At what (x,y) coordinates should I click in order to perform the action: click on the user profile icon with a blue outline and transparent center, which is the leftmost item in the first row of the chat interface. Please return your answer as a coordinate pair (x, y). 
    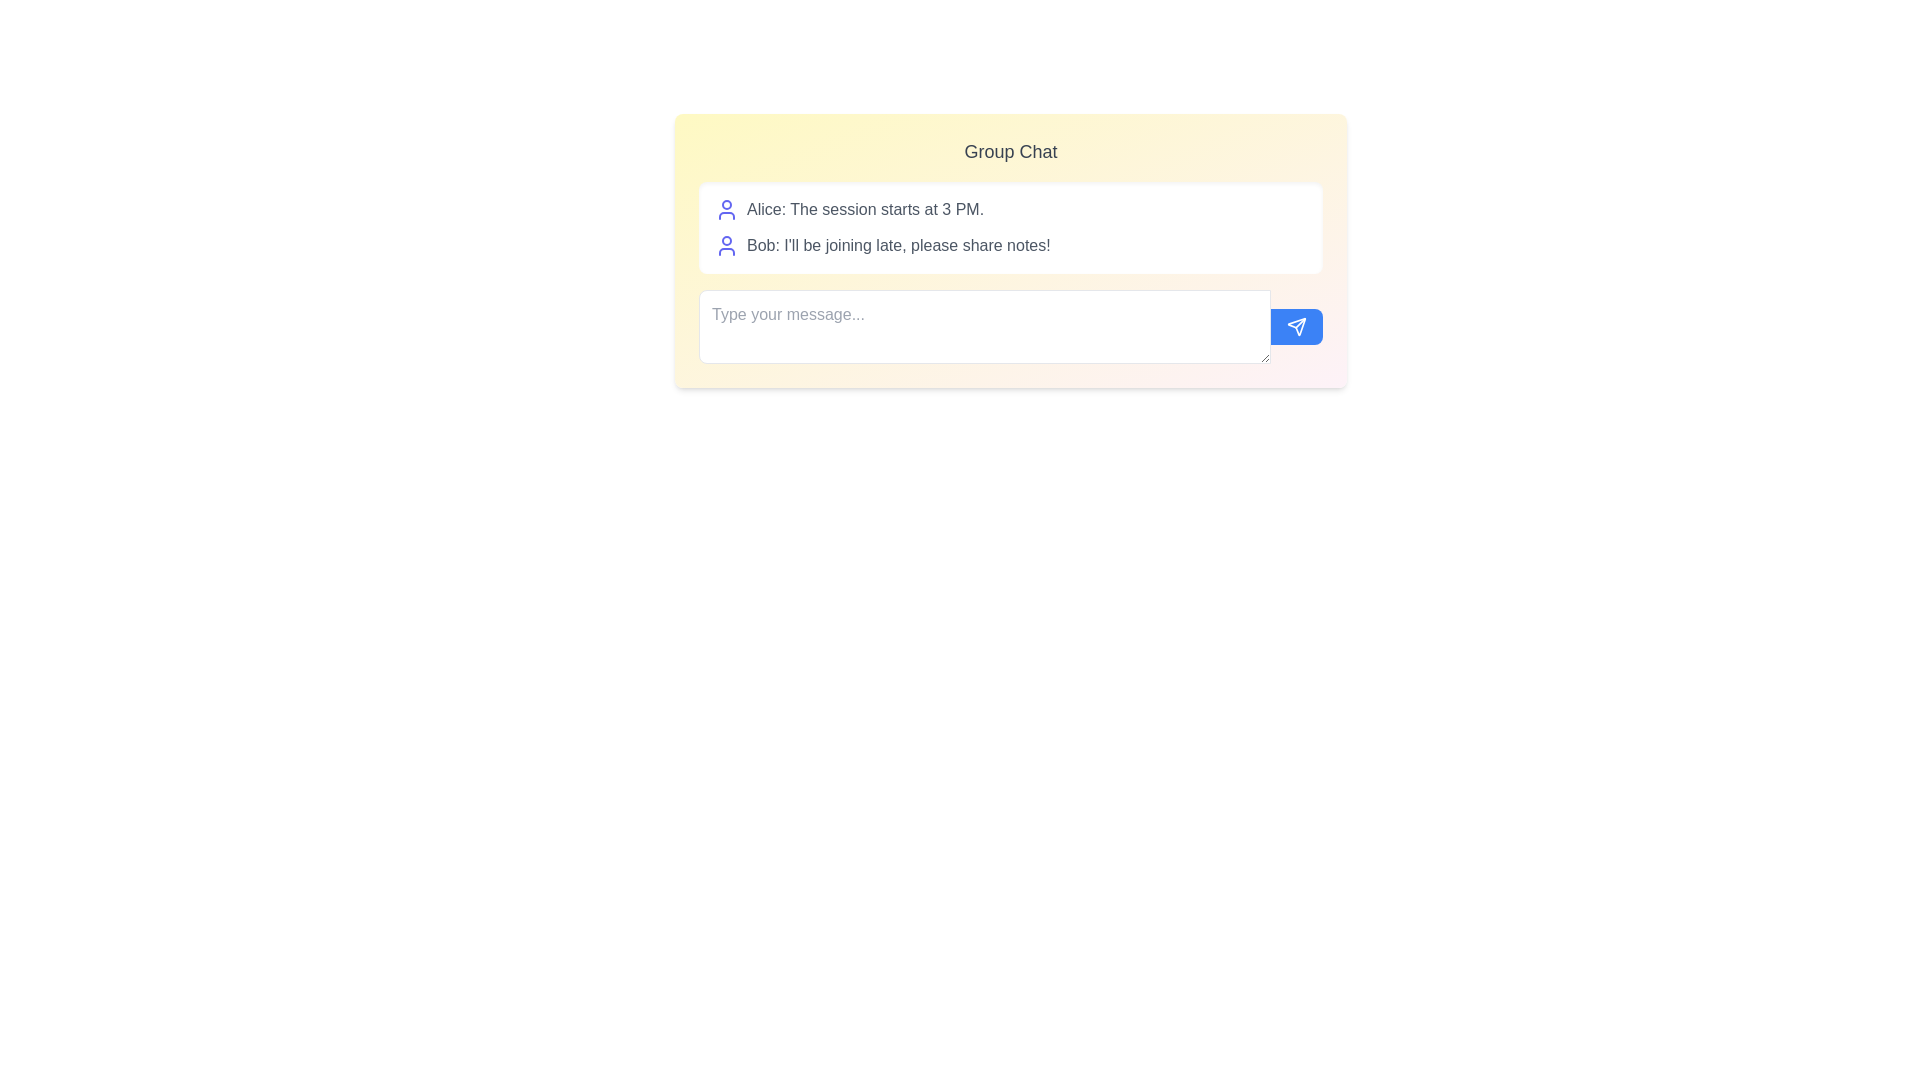
    Looking at the image, I should click on (725, 209).